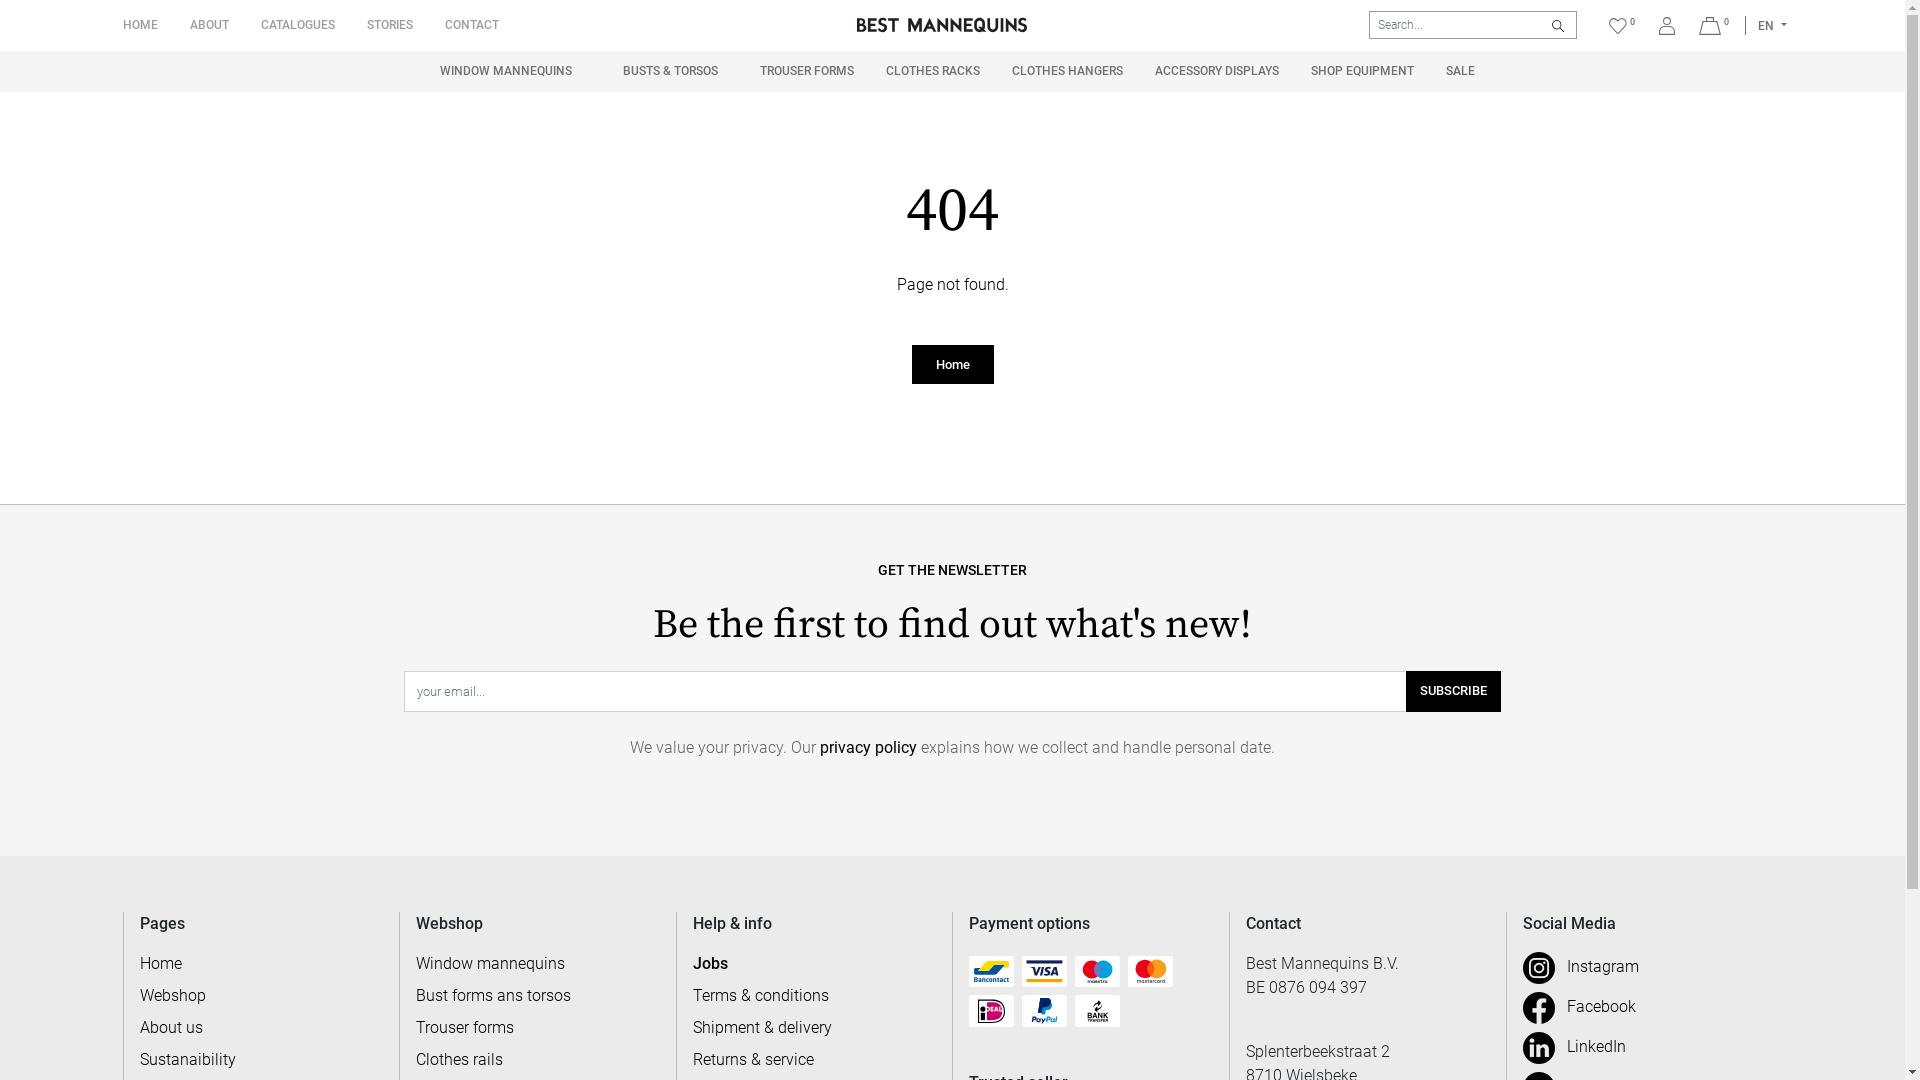  I want to click on '   Facebook', so click(1578, 1006).